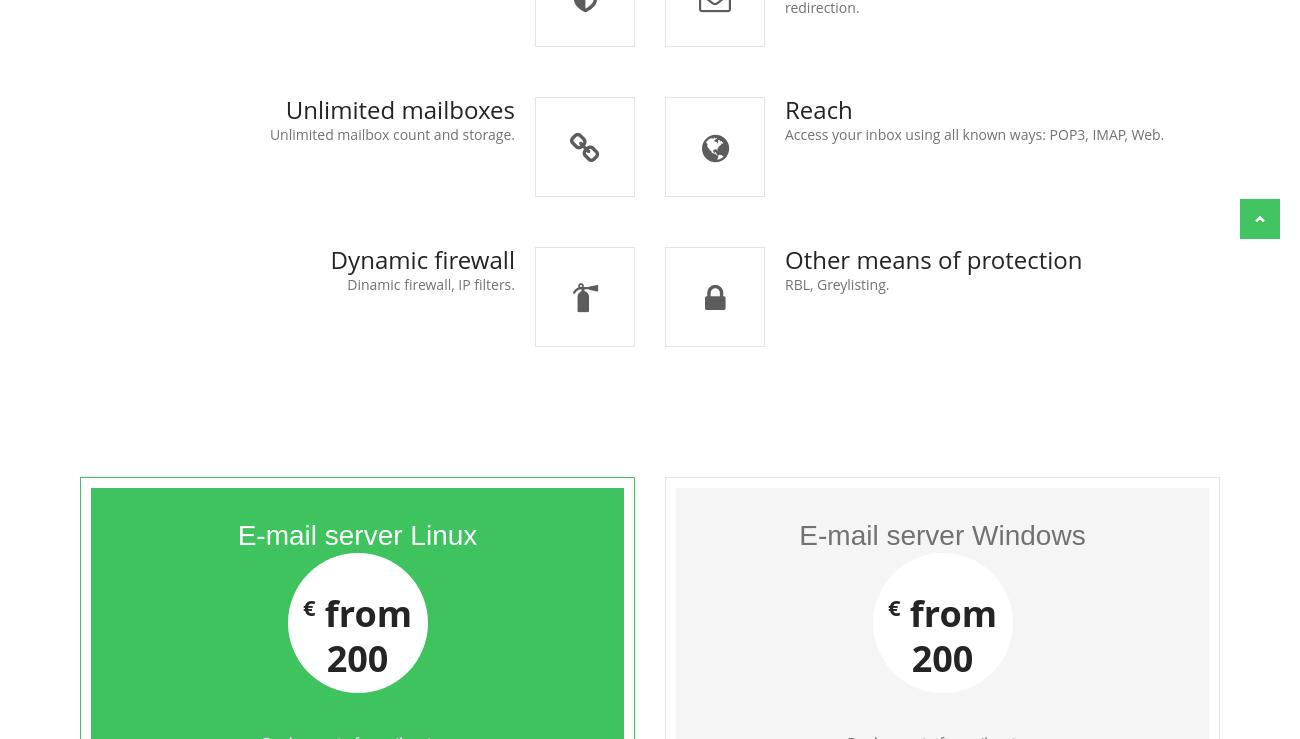 The image size is (1300, 739). I want to click on 'Other means of protection', so click(933, 259).